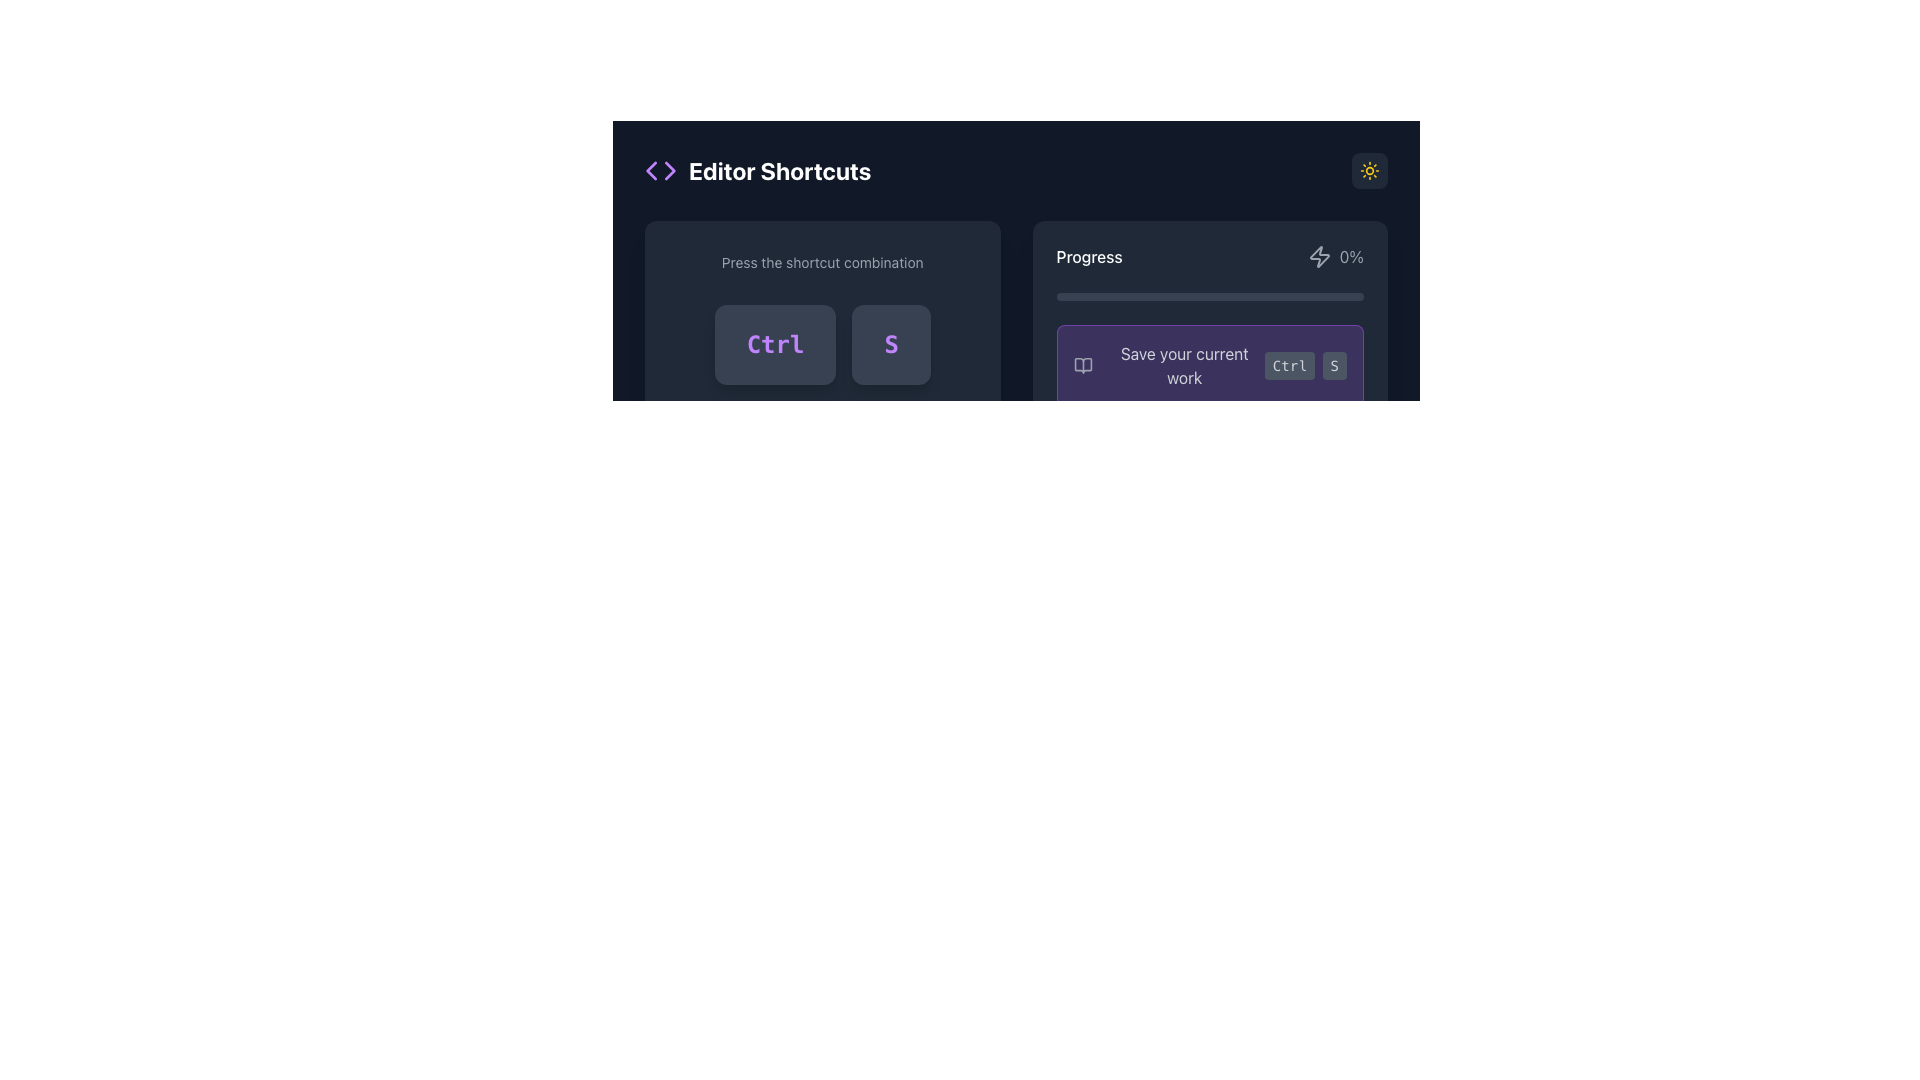 The height and width of the screenshot is (1080, 1920). I want to click on the composite keyboard shortcut representation located below the 'Press the shortcut combination' label, so click(822, 343).